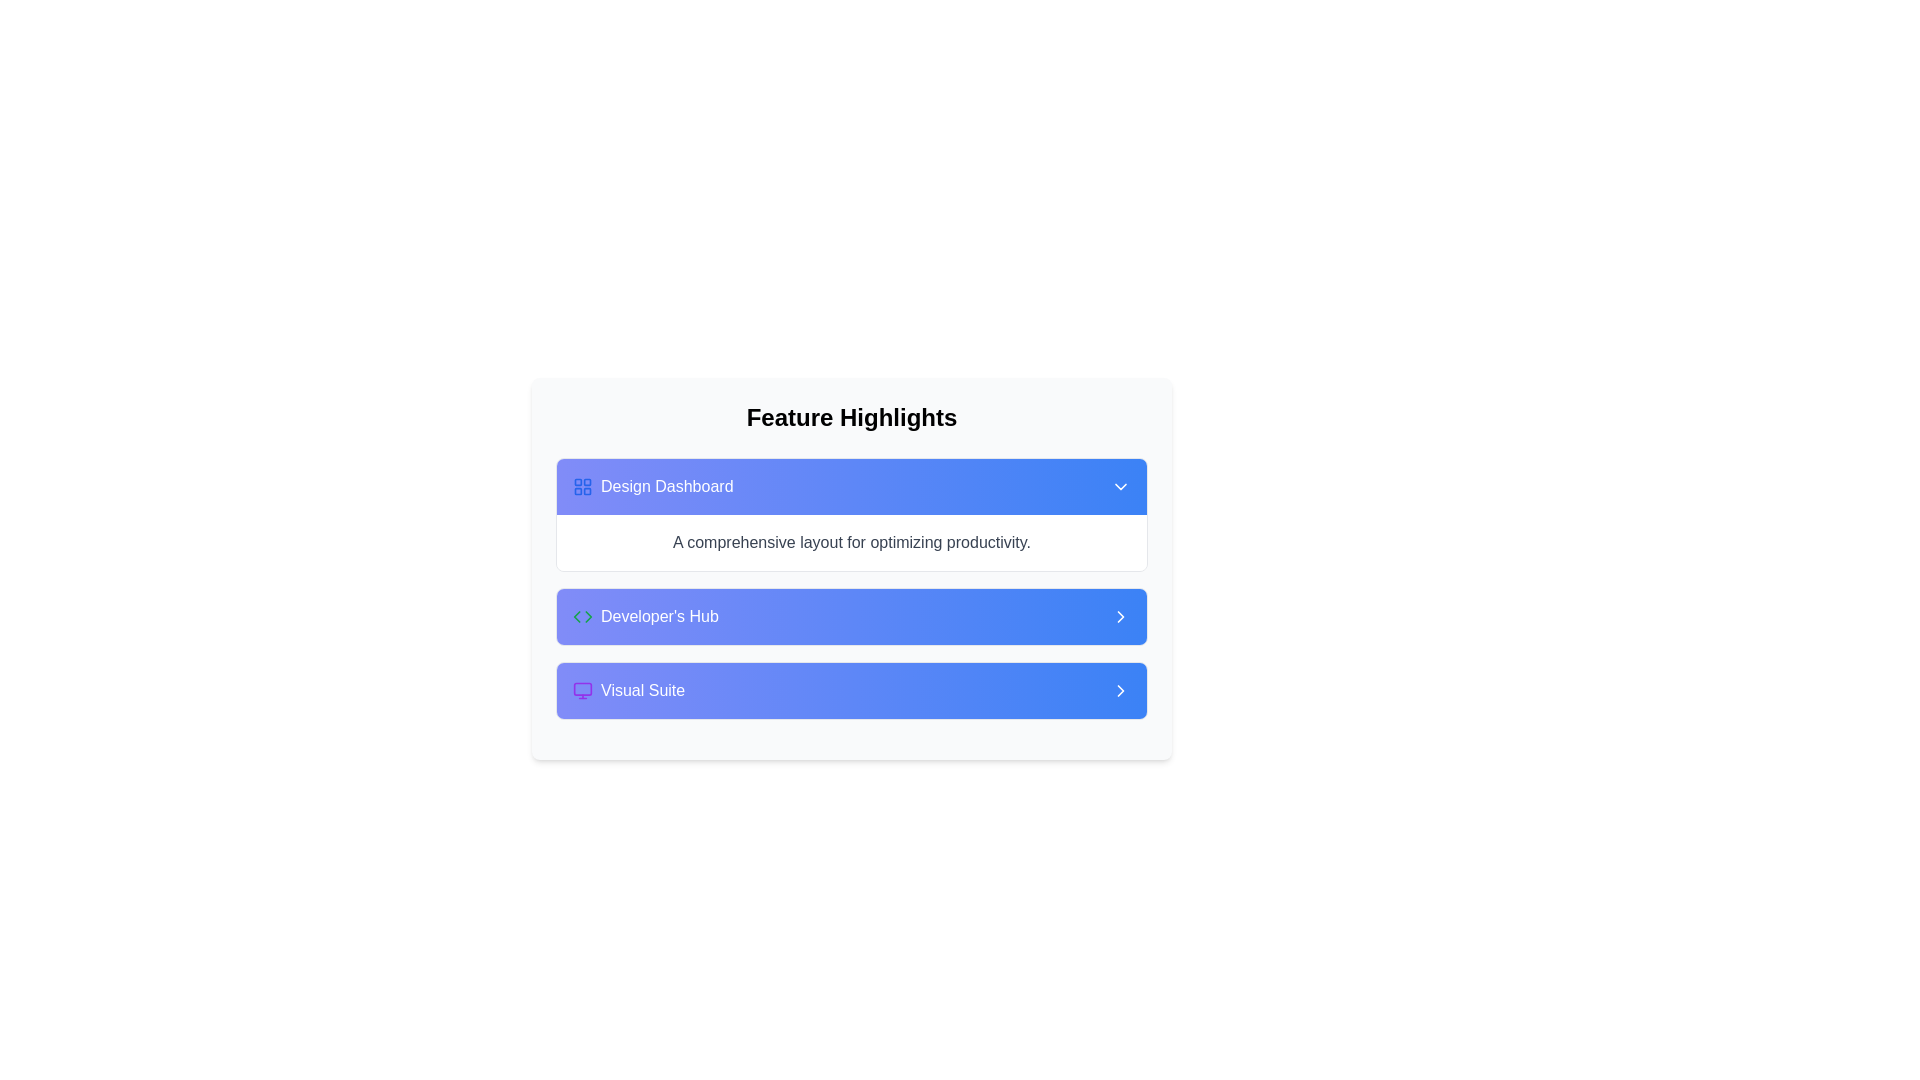 Image resolution: width=1920 pixels, height=1080 pixels. What do you see at coordinates (581, 689) in the screenshot?
I see `the purple monitor SVG icon located to the left of the 'Visual Suite' label, which is part of the 'Visual Suite' row in the feature highlights` at bounding box center [581, 689].